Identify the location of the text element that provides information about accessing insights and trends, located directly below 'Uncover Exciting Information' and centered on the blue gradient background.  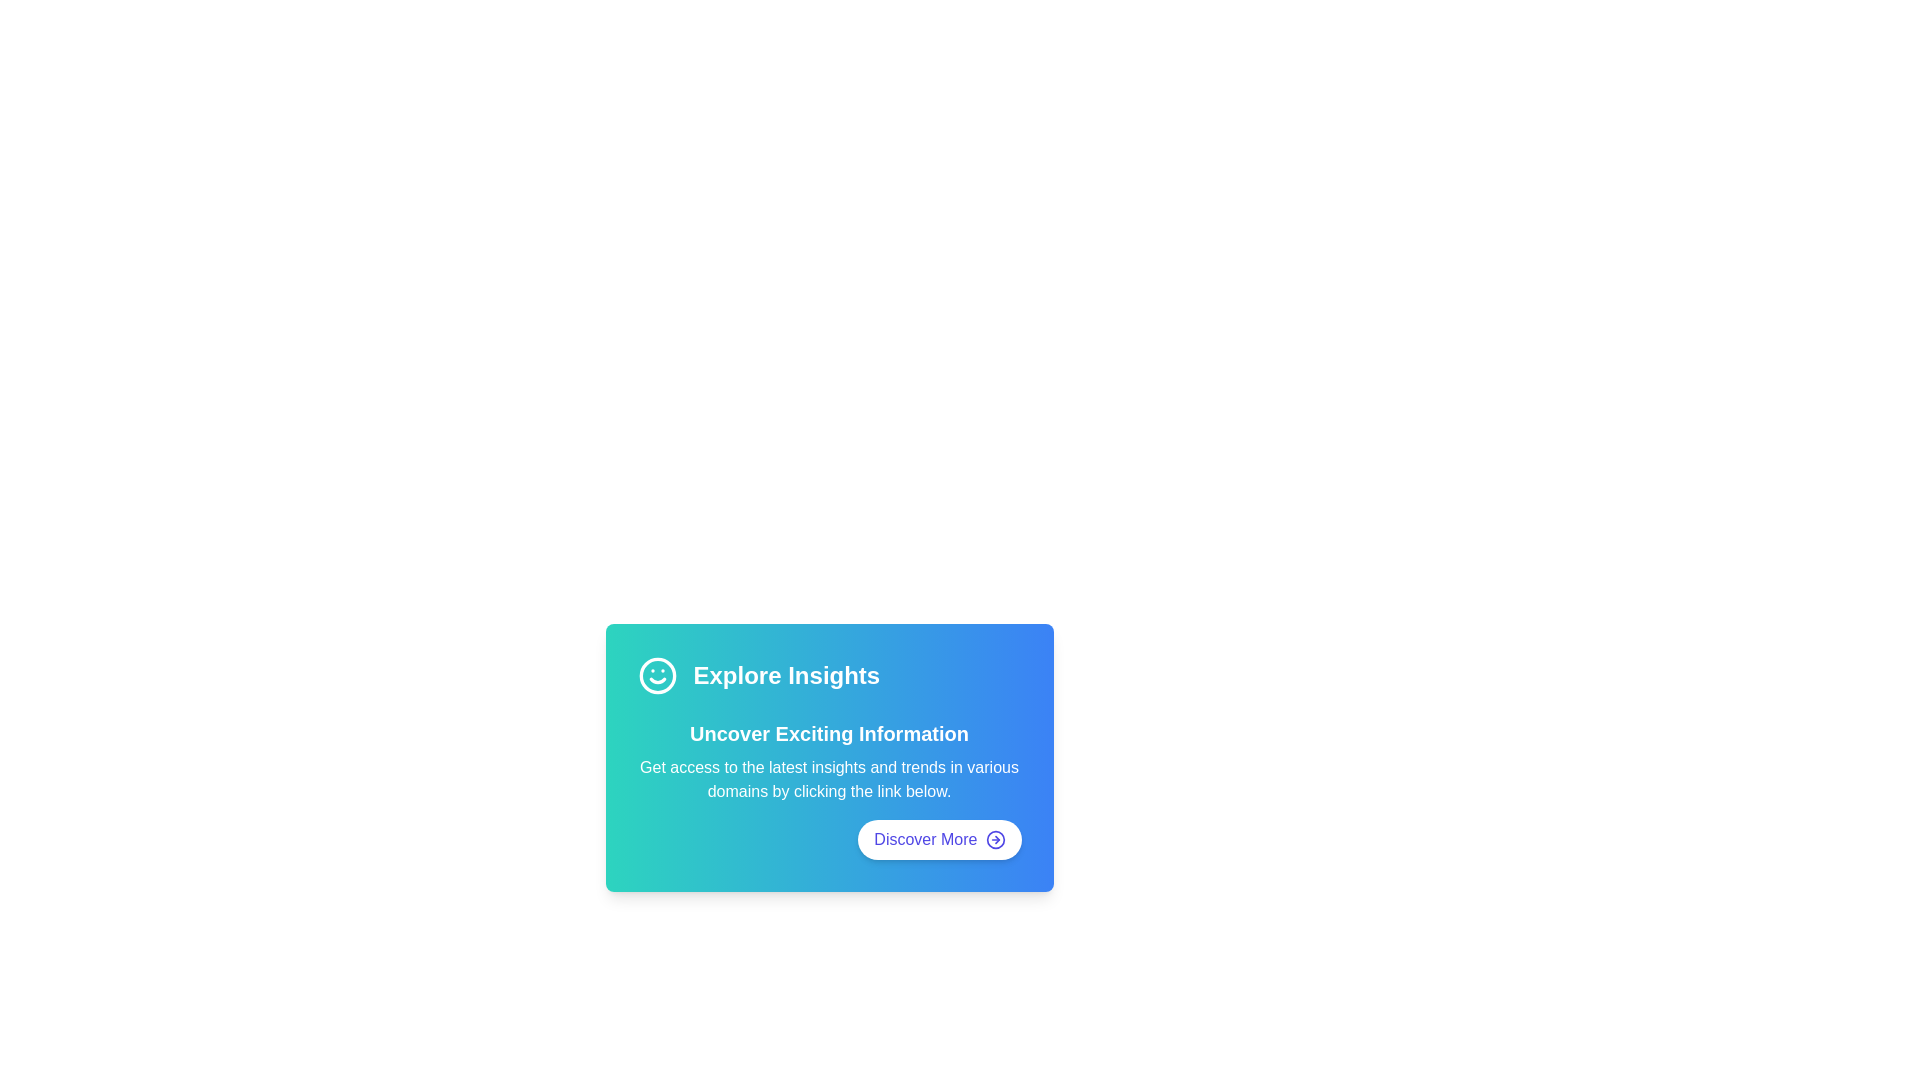
(829, 778).